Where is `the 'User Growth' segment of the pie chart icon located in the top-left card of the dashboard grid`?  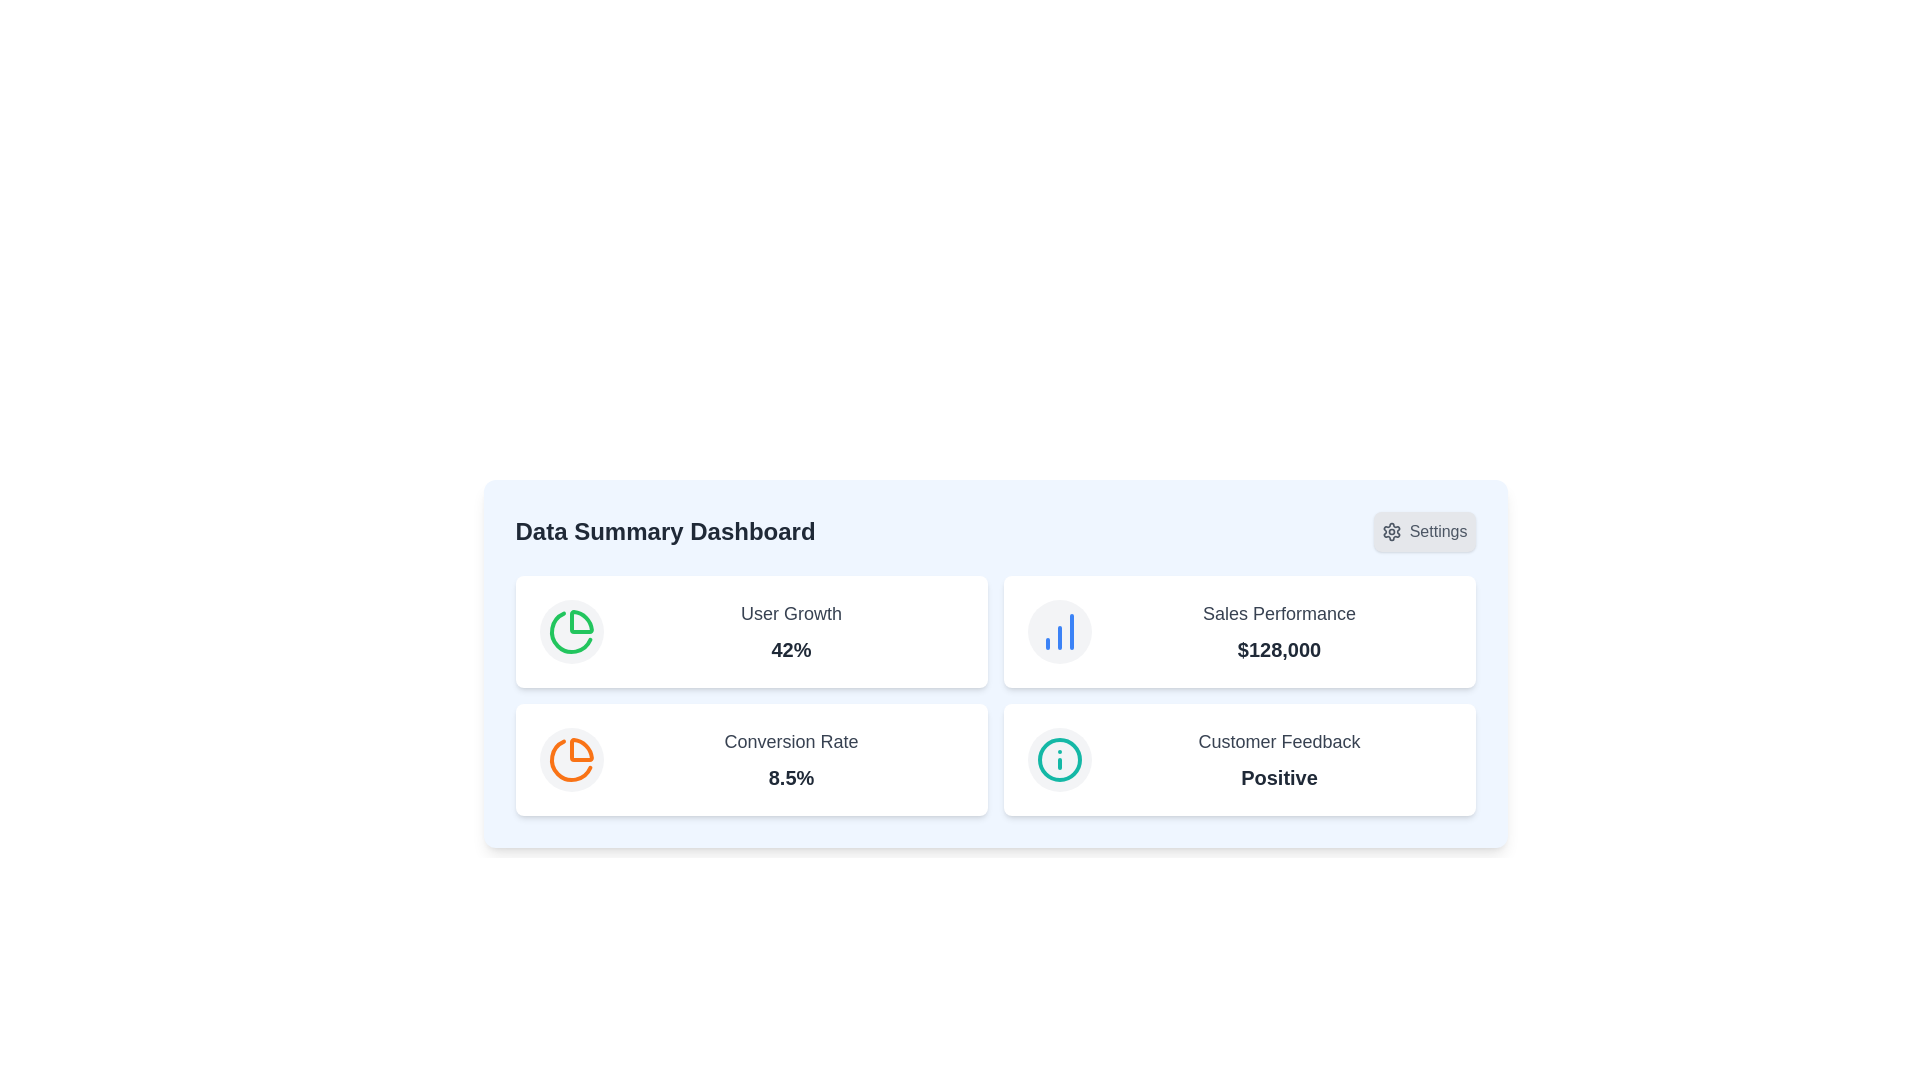 the 'User Growth' segment of the pie chart icon located in the top-left card of the dashboard grid is located at coordinates (580, 621).